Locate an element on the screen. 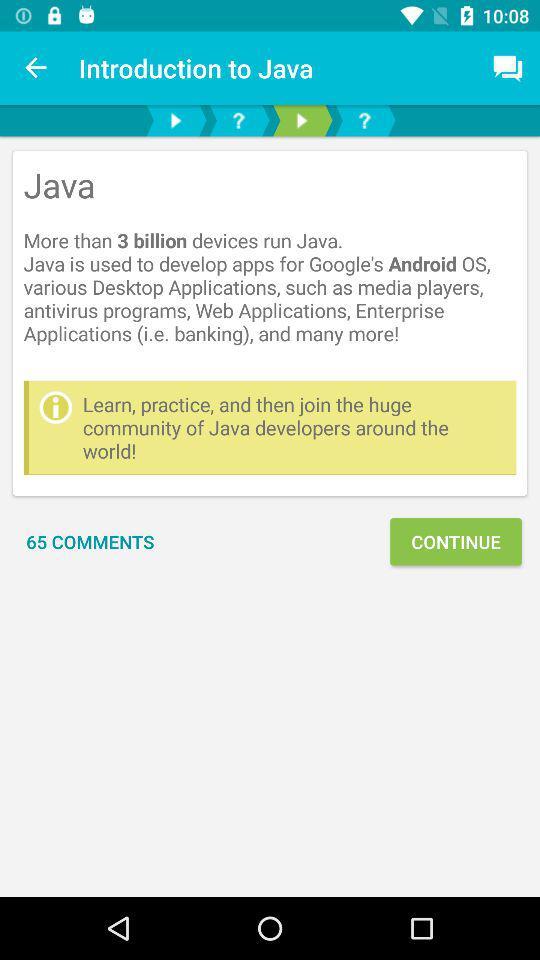  the icon below learn practice and is located at coordinates (455, 541).